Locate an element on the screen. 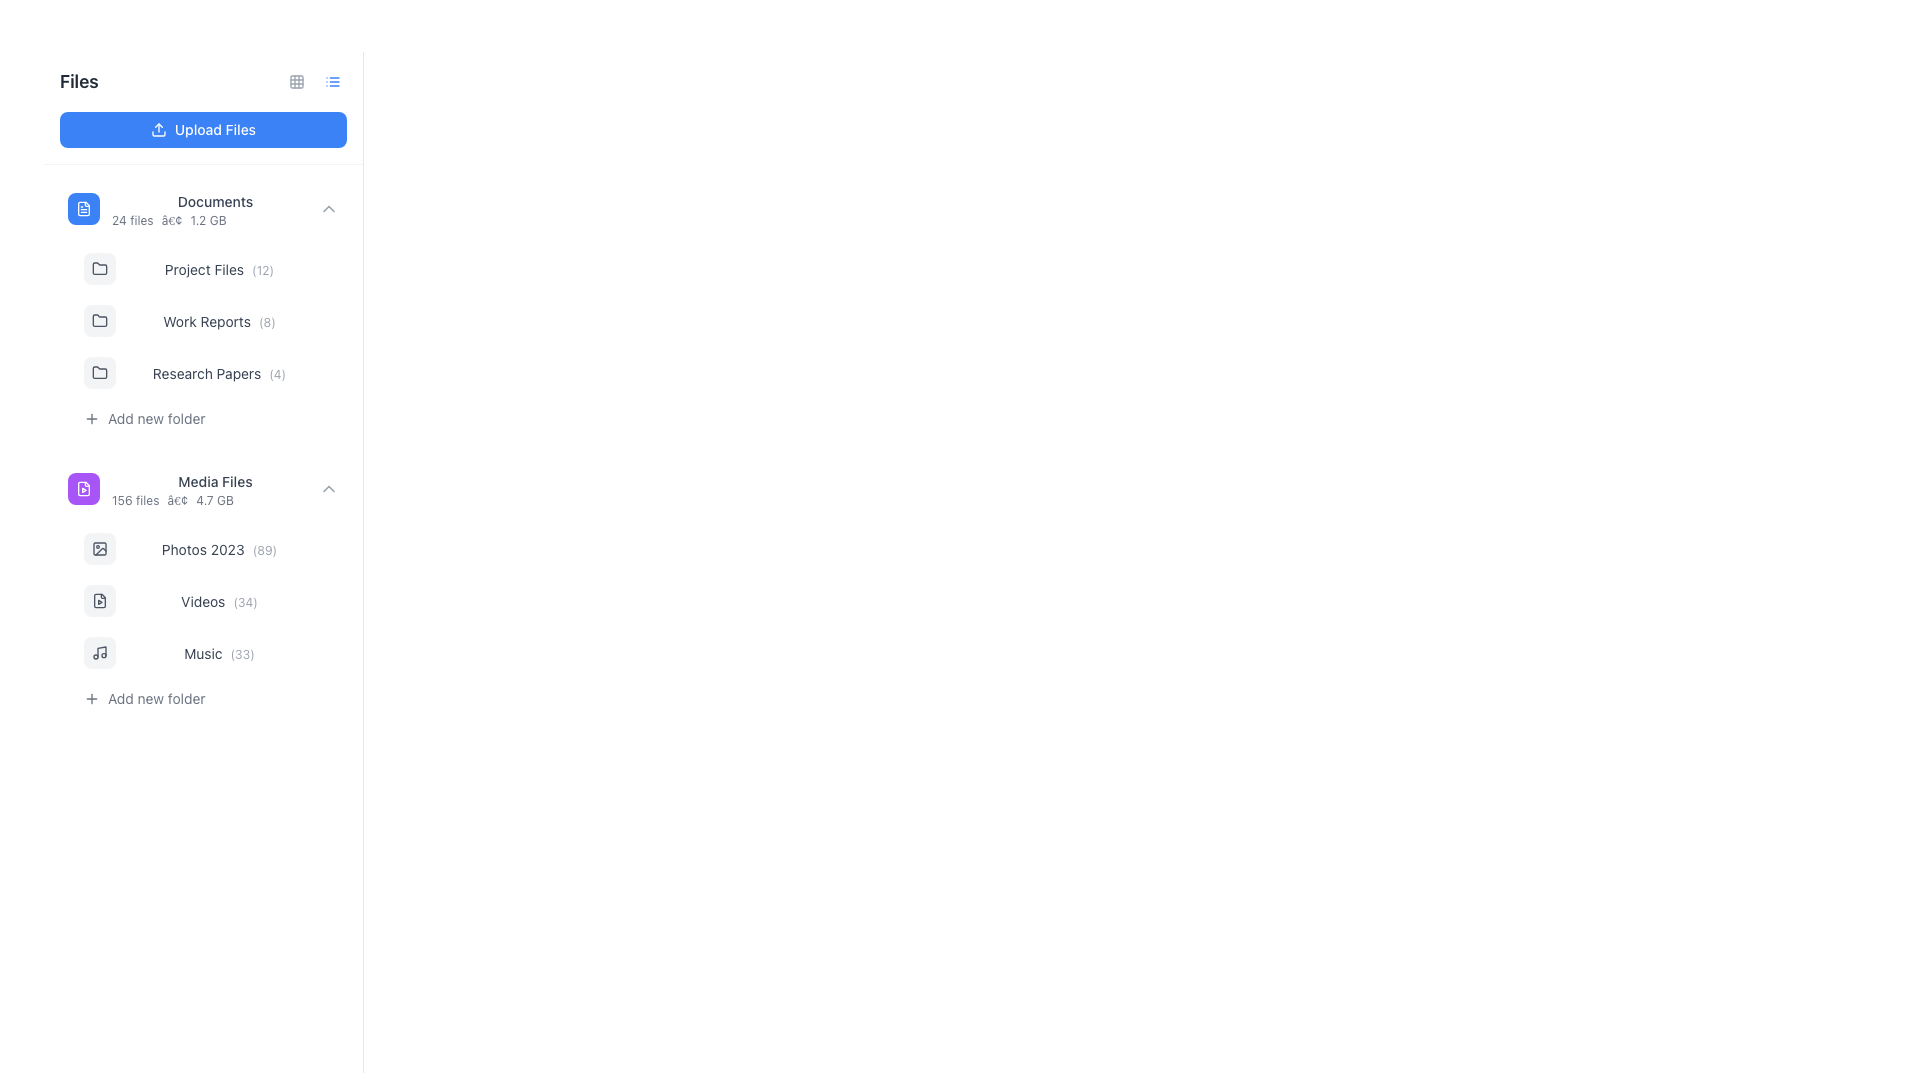 The height and width of the screenshot is (1080, 1920). the prominent text label displaying the word 'Files', which is styled in a bold, large font and located in the top-left corner of the interface is located at coordinates (79, 80).